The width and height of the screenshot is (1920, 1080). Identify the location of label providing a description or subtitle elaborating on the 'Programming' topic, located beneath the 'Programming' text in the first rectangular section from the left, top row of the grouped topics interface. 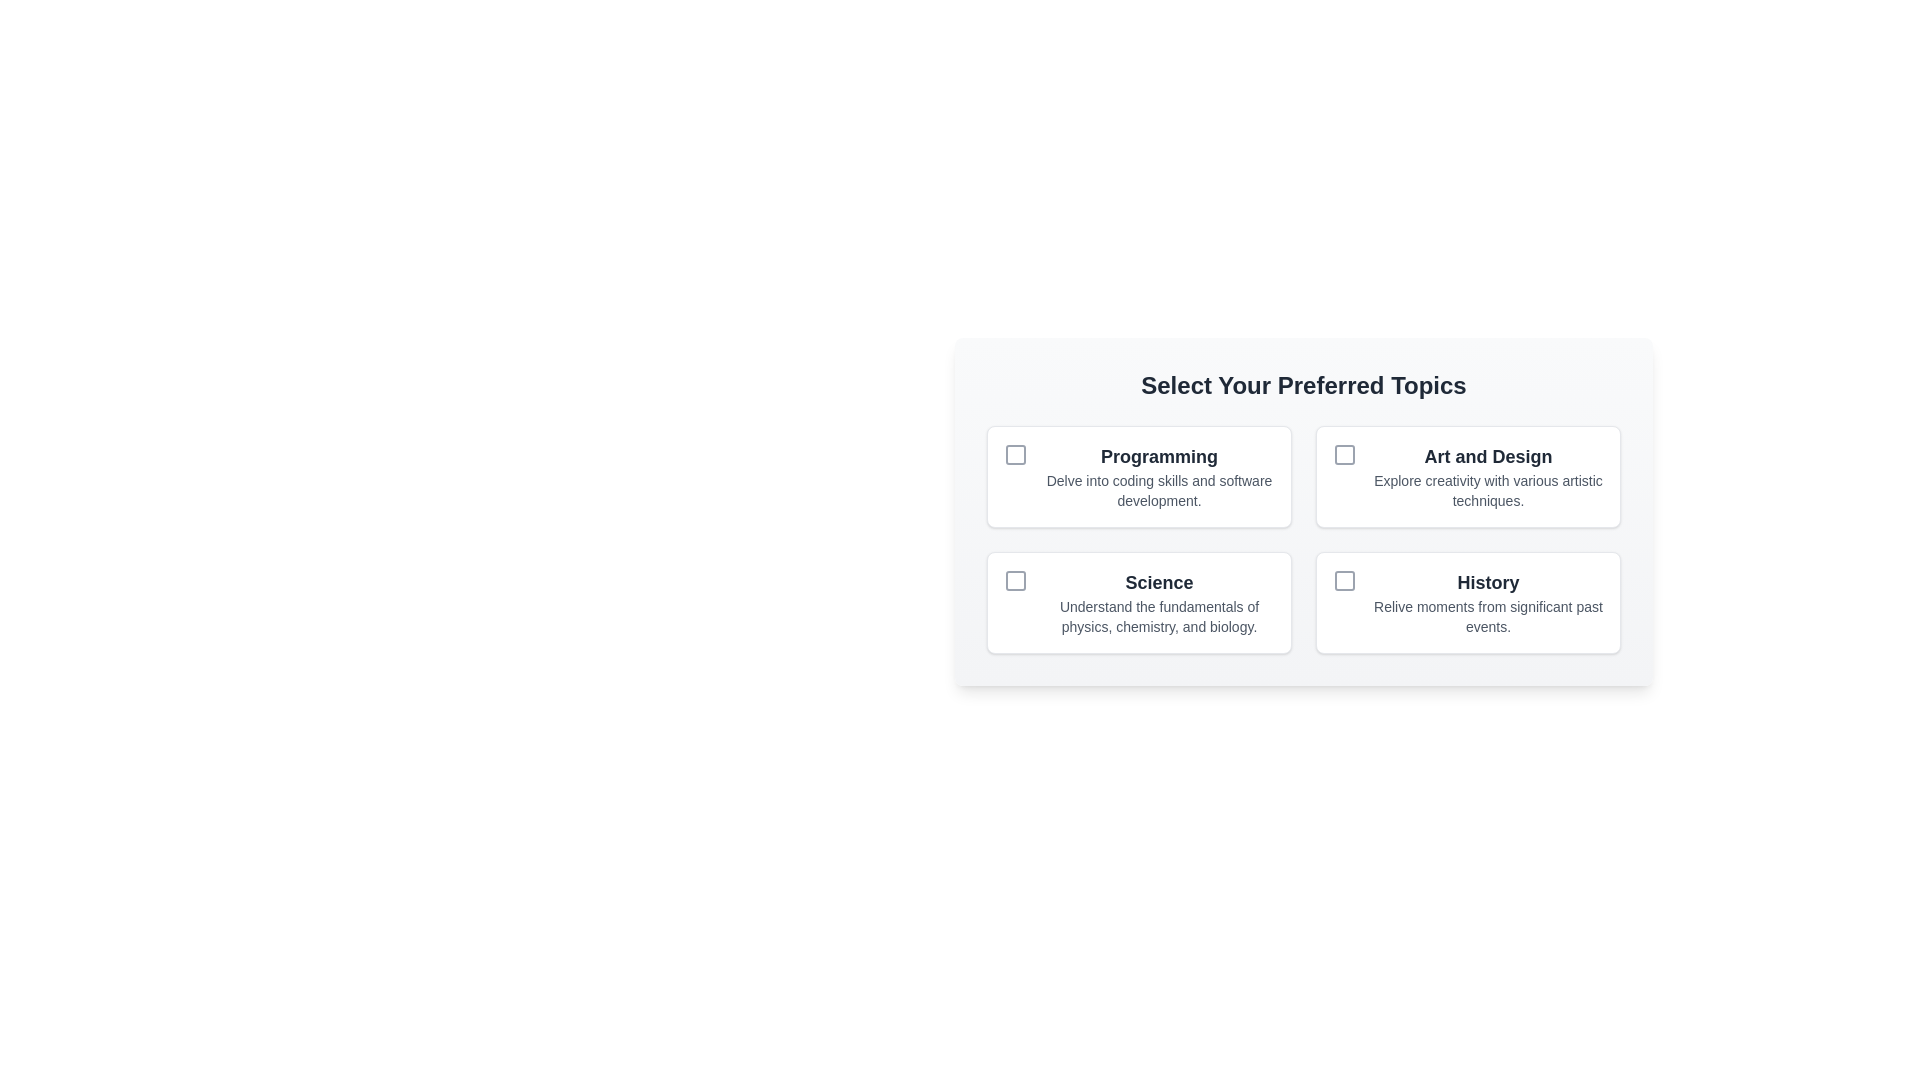
(1159, 490).